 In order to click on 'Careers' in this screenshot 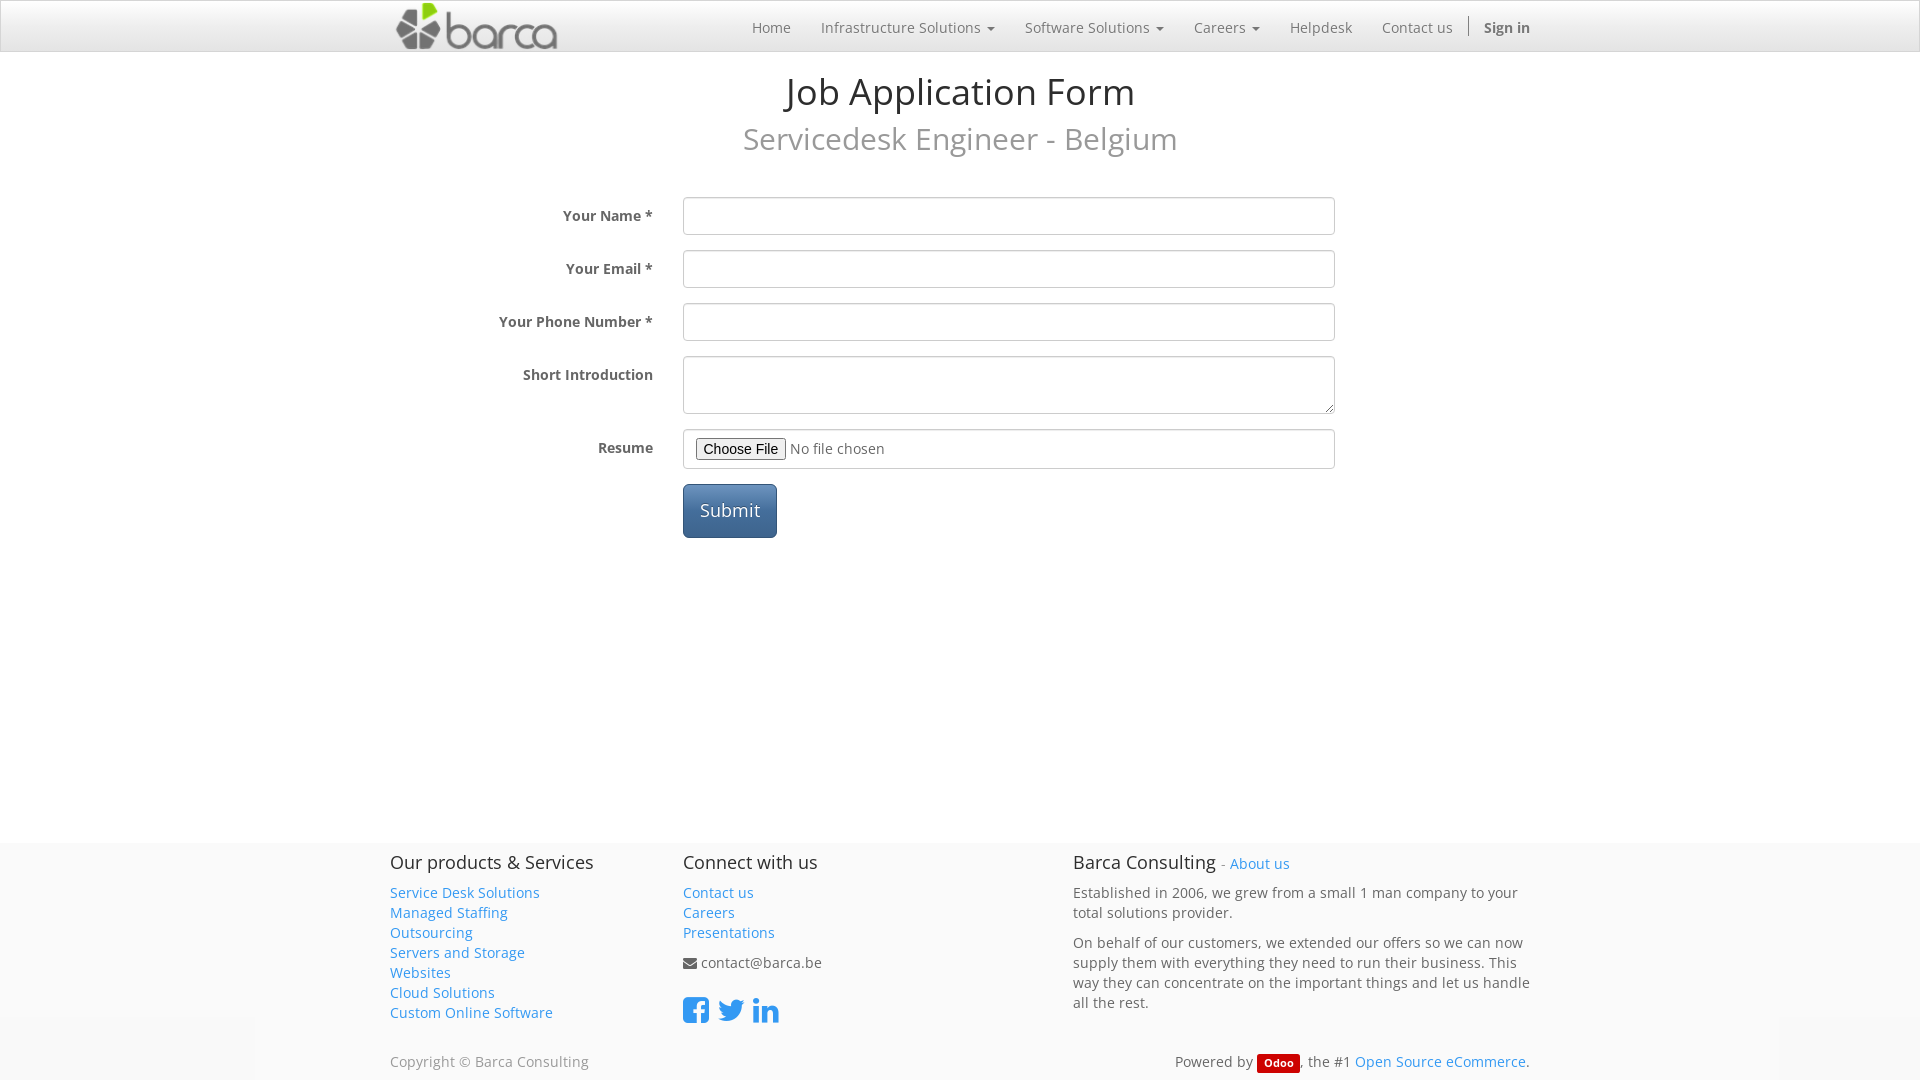, I will do `click(1226, 26)`.